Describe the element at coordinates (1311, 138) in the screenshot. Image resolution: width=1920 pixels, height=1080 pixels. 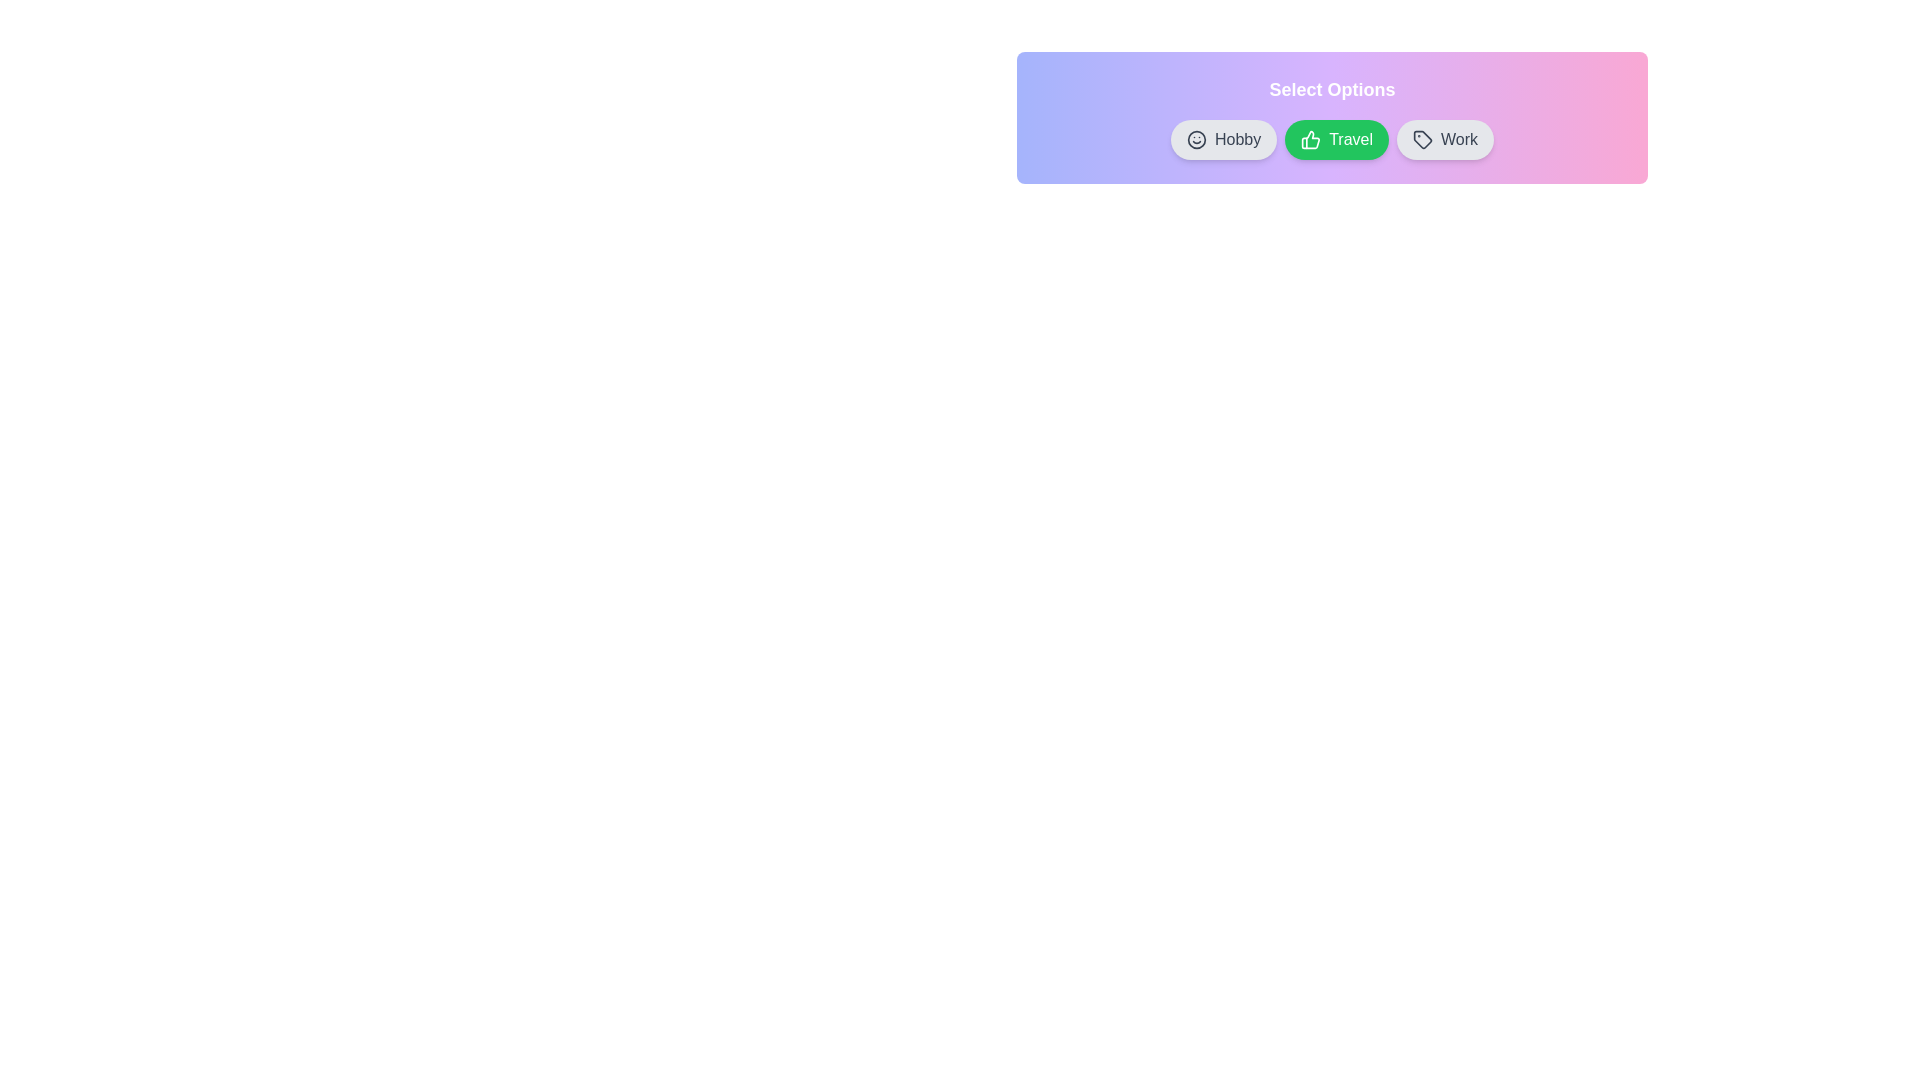
I see `the chip by clicking its icon. The chip can be specified by its label: Travel` at that location.